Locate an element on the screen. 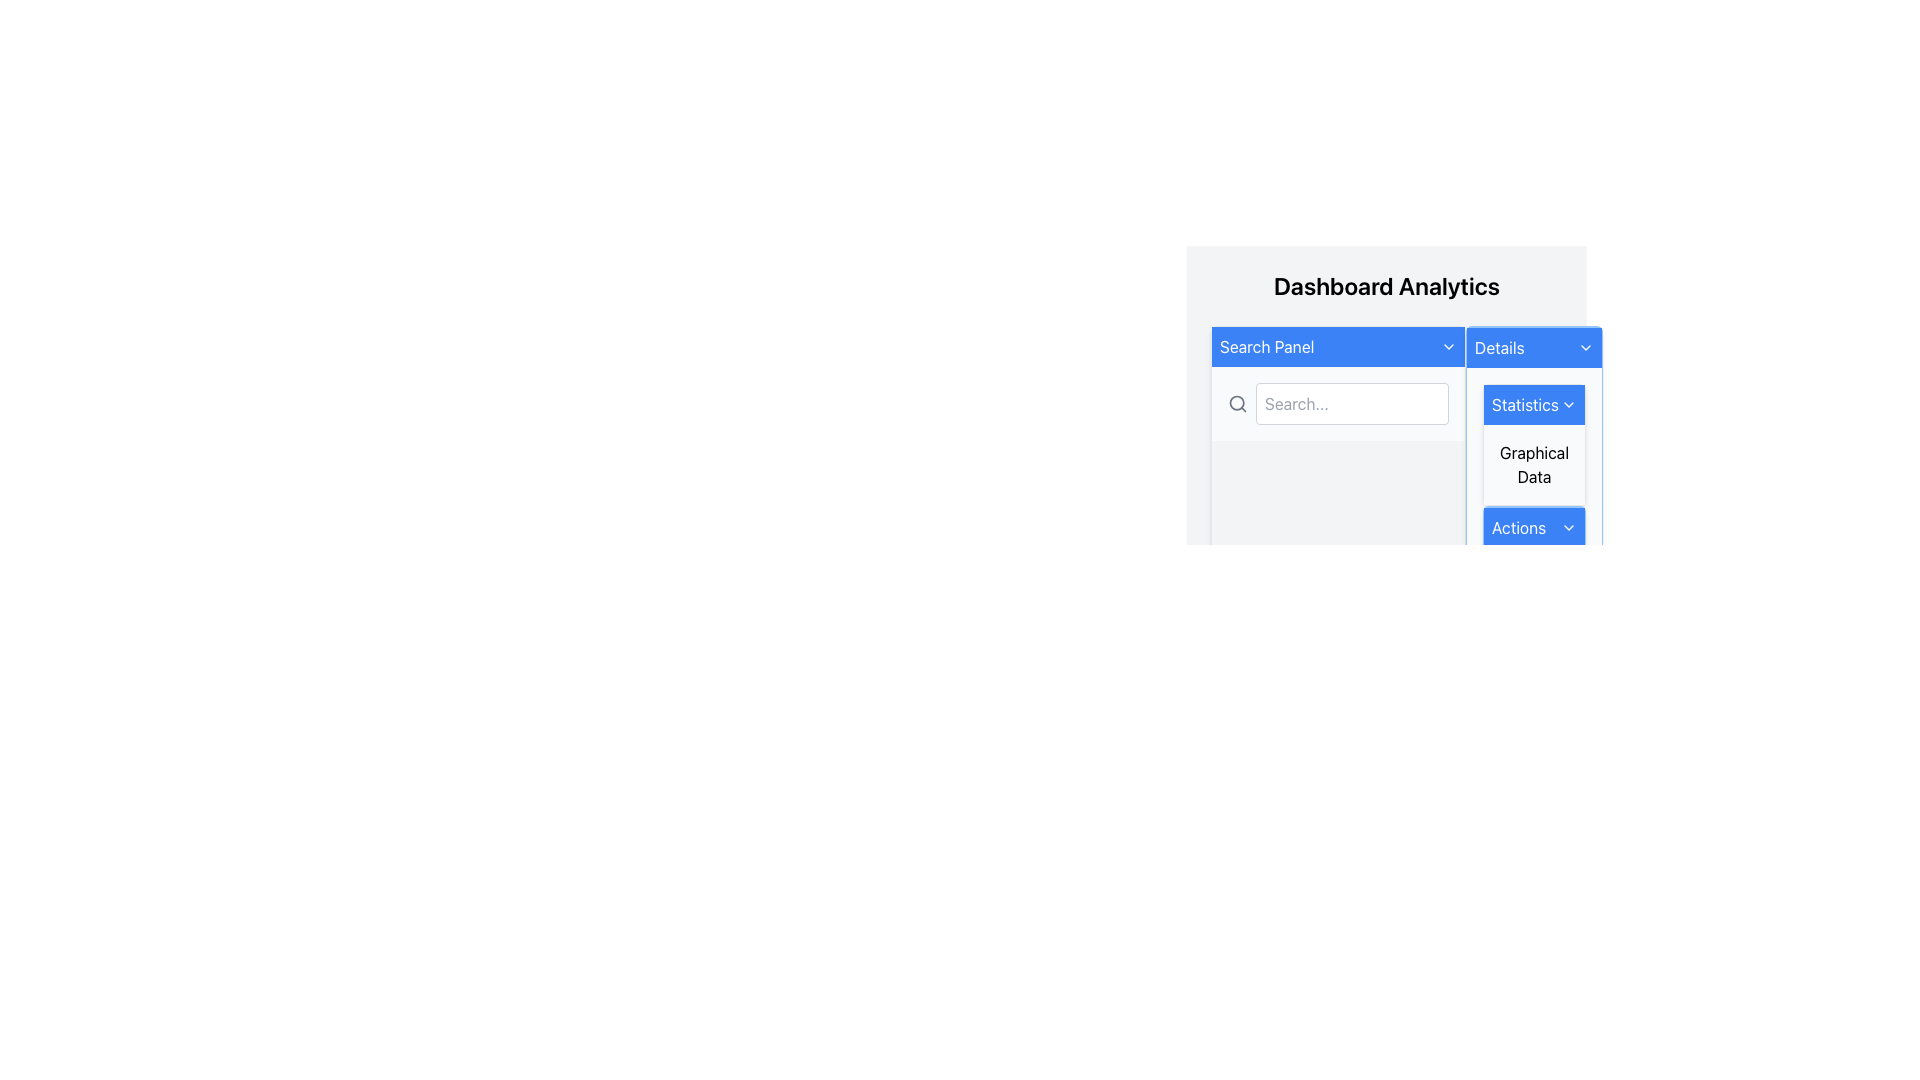  the circular lens part of the magnifying glass icon, which is located to the left of the search input box in the 'Search Panel' section under 'Dashboard Analytics' is located at coordinates (1236, 403).